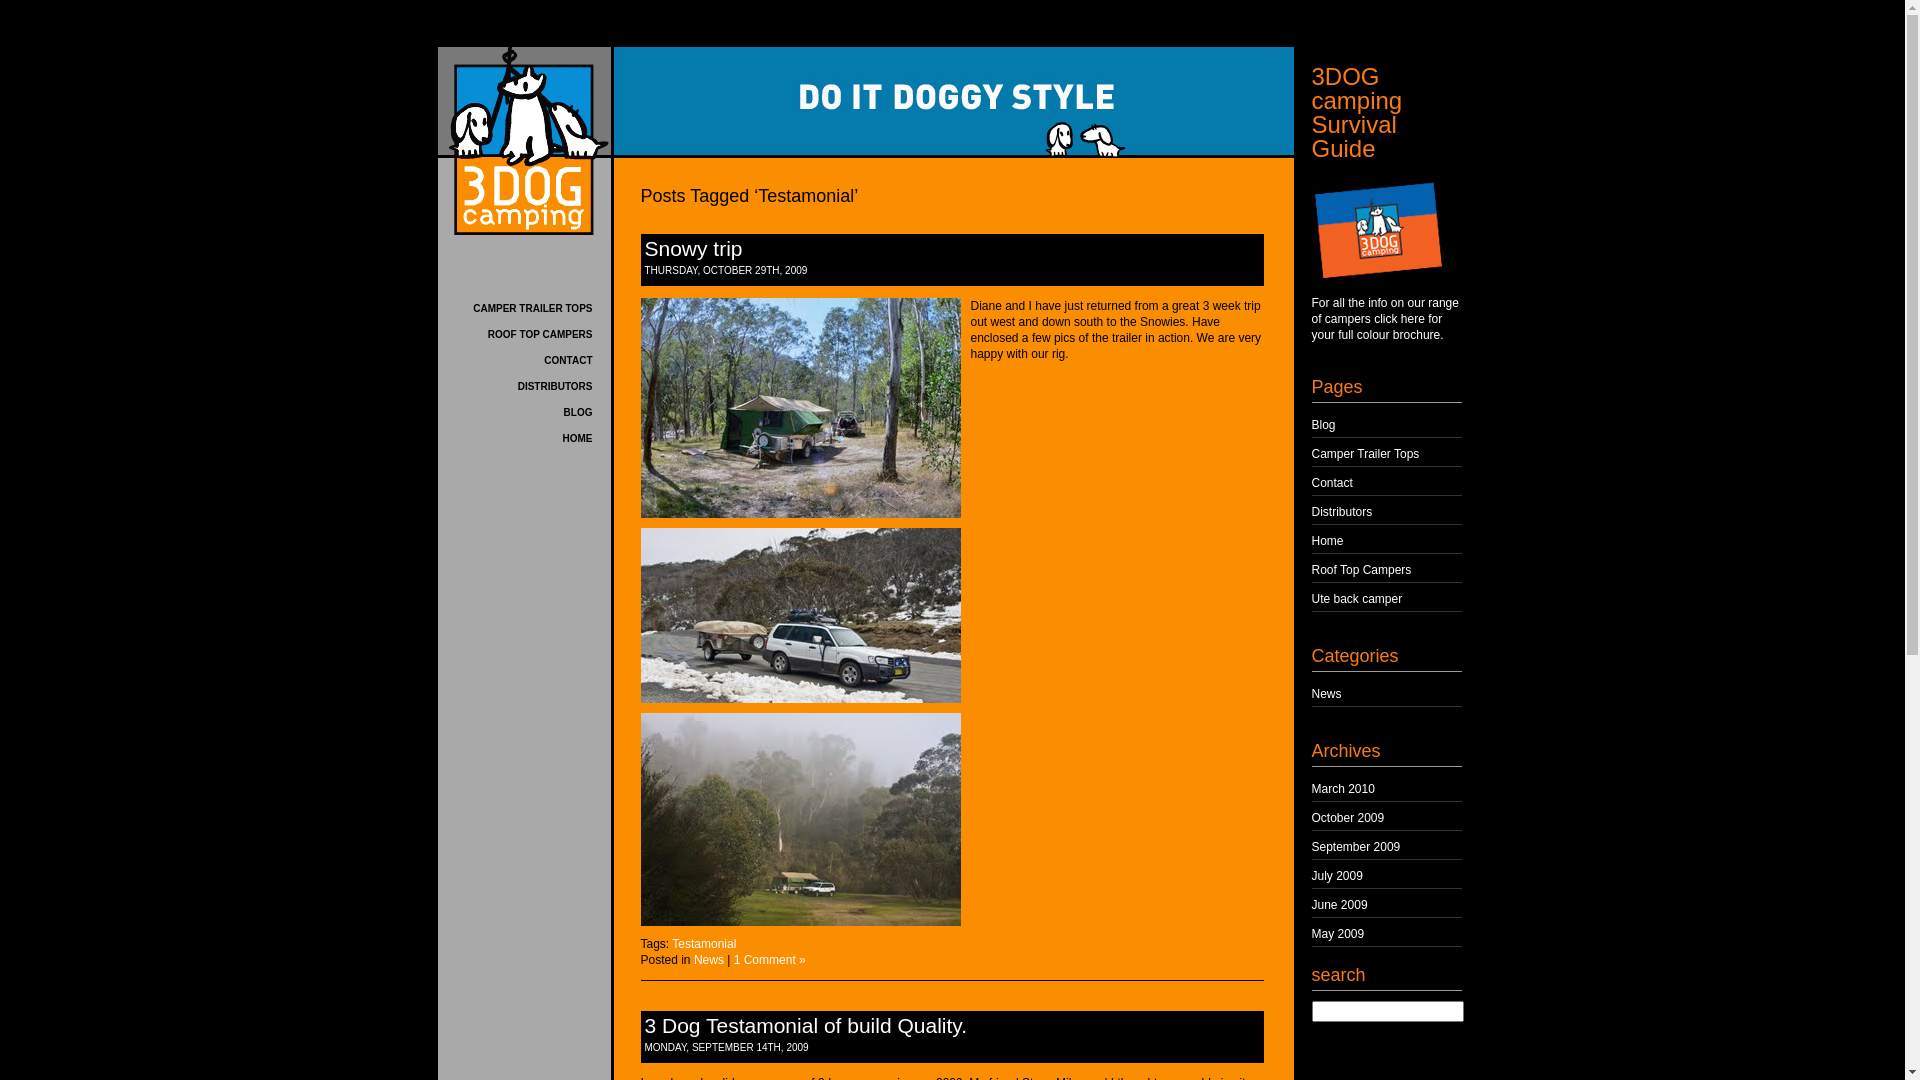 The height and width of the screenshot is (1080, 1920). Describe the element at coordinates (805, 1025) in the screenshot. I see `'3 Dog Testamonial of build Quality.'` at that location.